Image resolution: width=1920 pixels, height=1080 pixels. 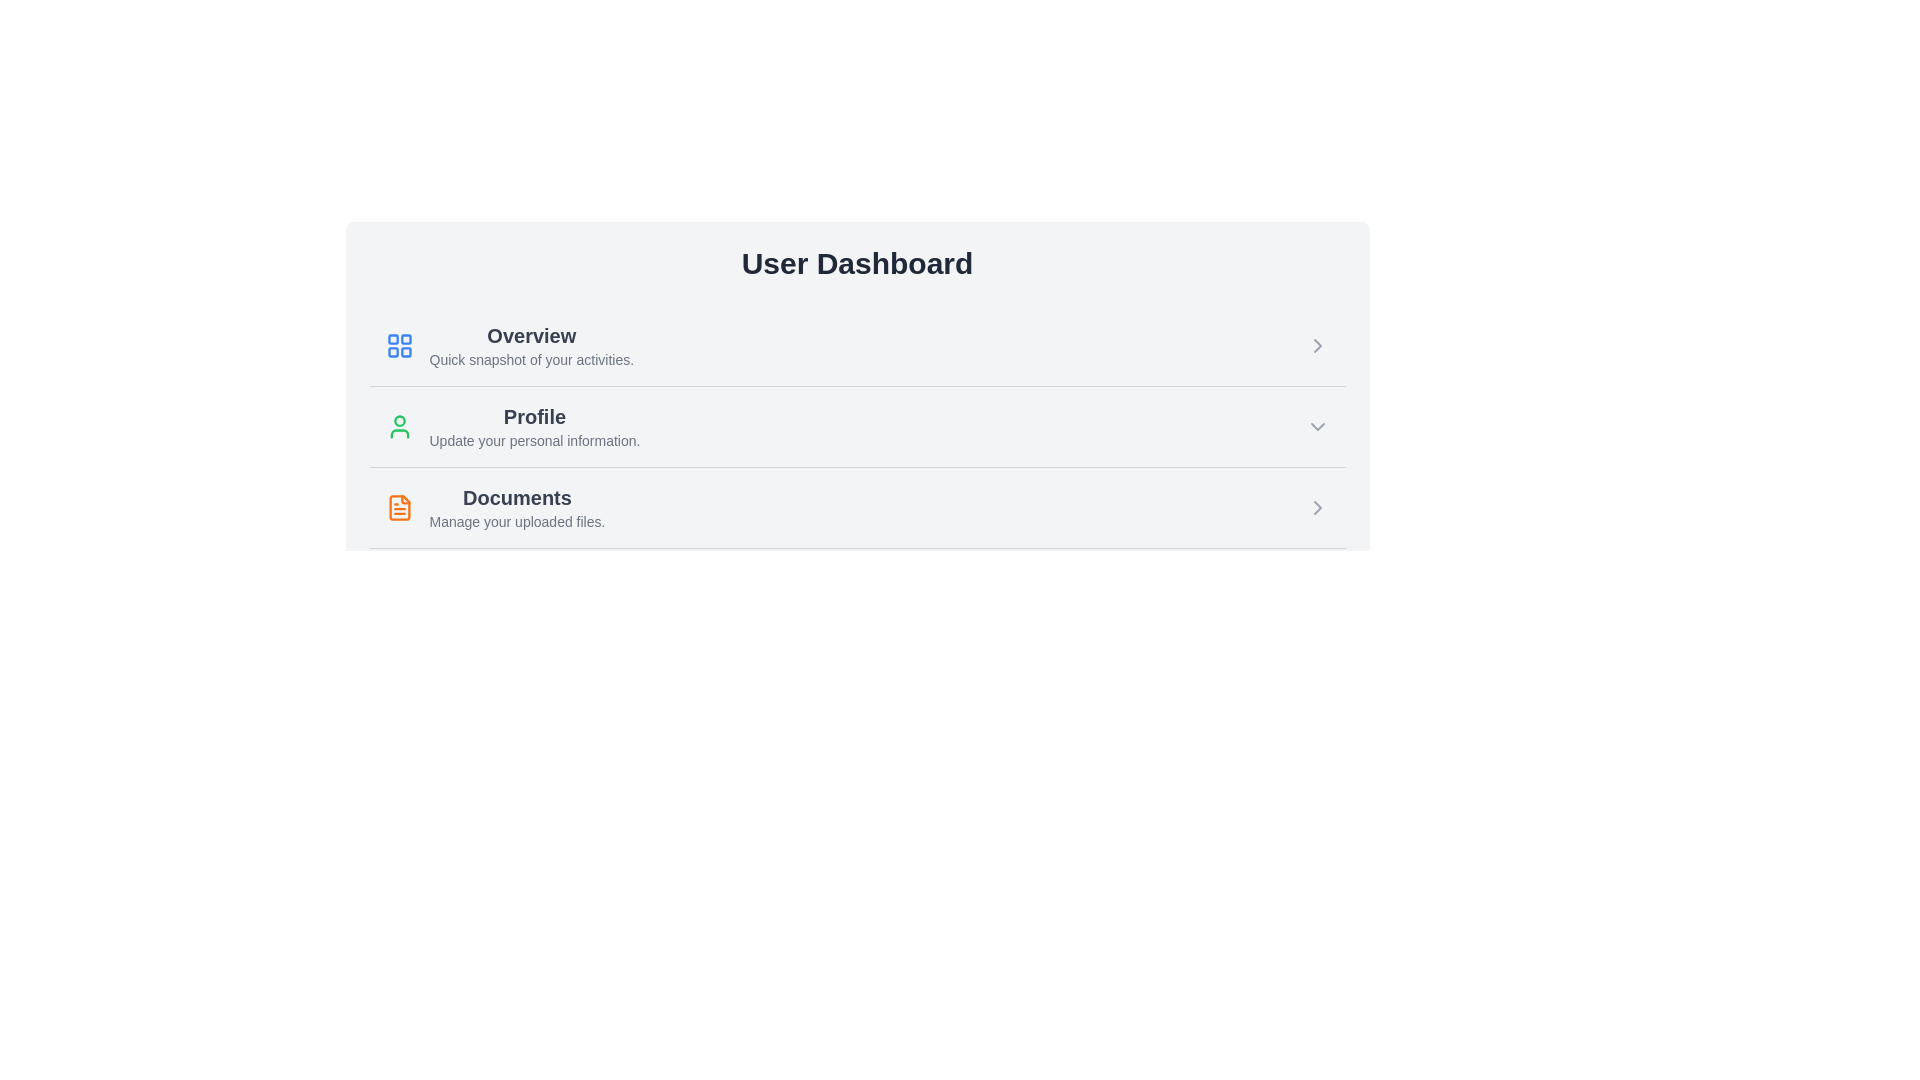 I want to click on text 'Profile' which is the prominent header of the section, followed by 'Update your personal information.' in the descriptive text below, so click(x=534, y=426).